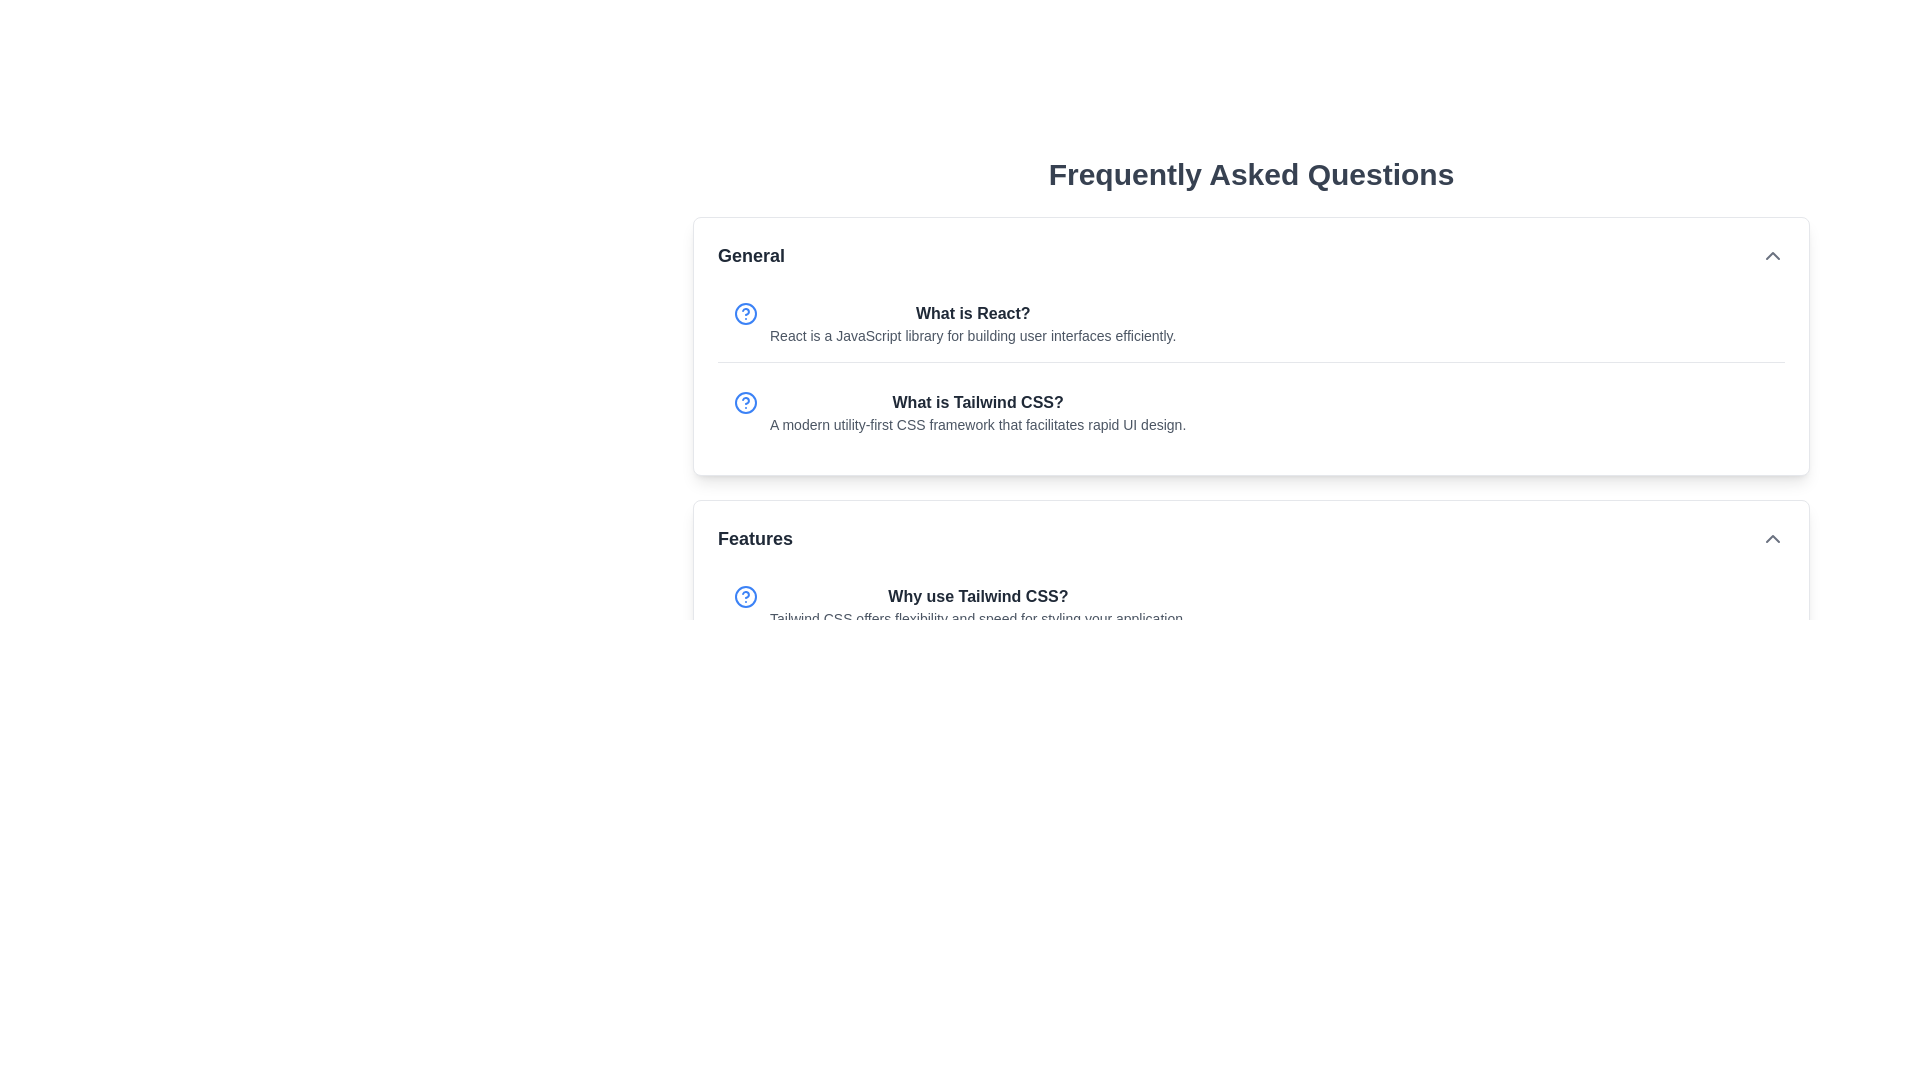 The width and height of the screenshot is (1920, 1080). What do you see at coordinates (744, 313) in the screenshot?
I see `the blue outlined circular icon located to the left of the 'What is React?' text in the 'General' section of the FAQ layout` at bounding box center [744, 313].